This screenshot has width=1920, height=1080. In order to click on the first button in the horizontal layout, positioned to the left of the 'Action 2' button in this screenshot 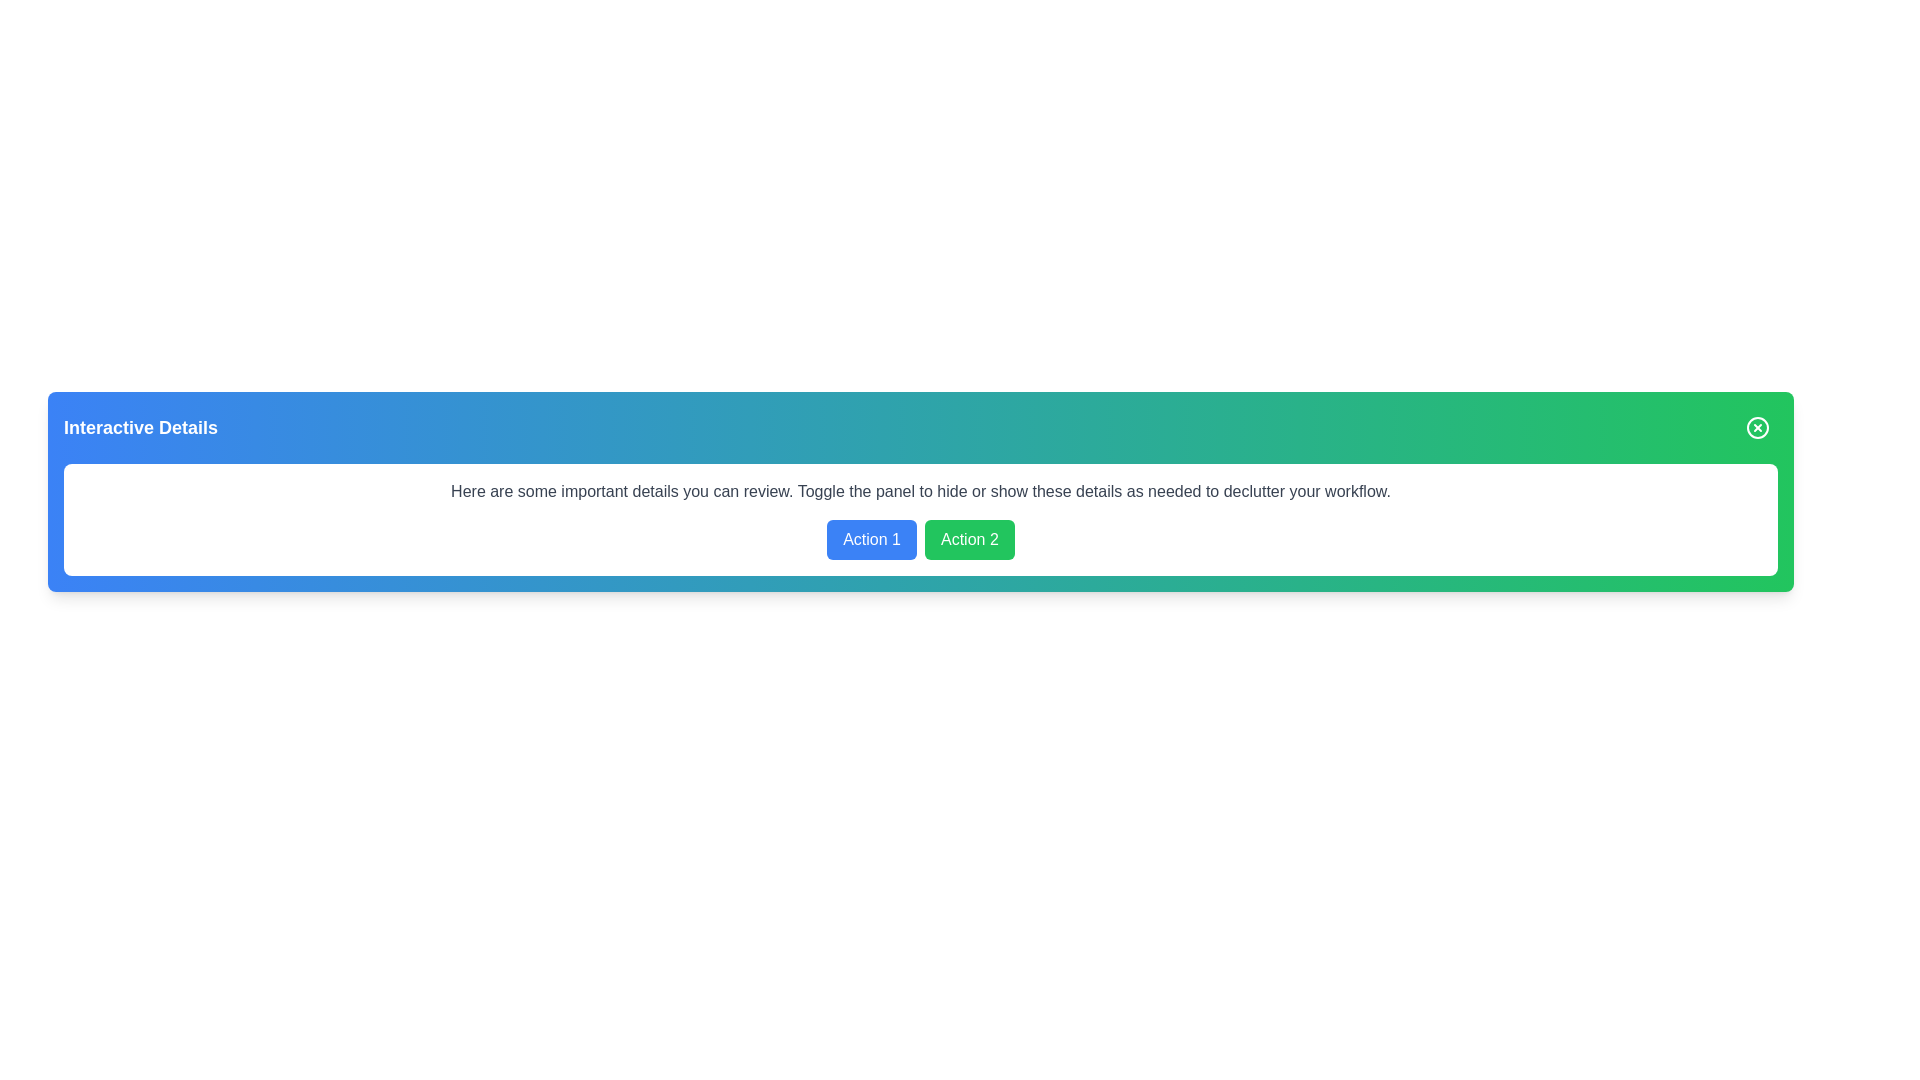, I will do `click(872, 540)`.